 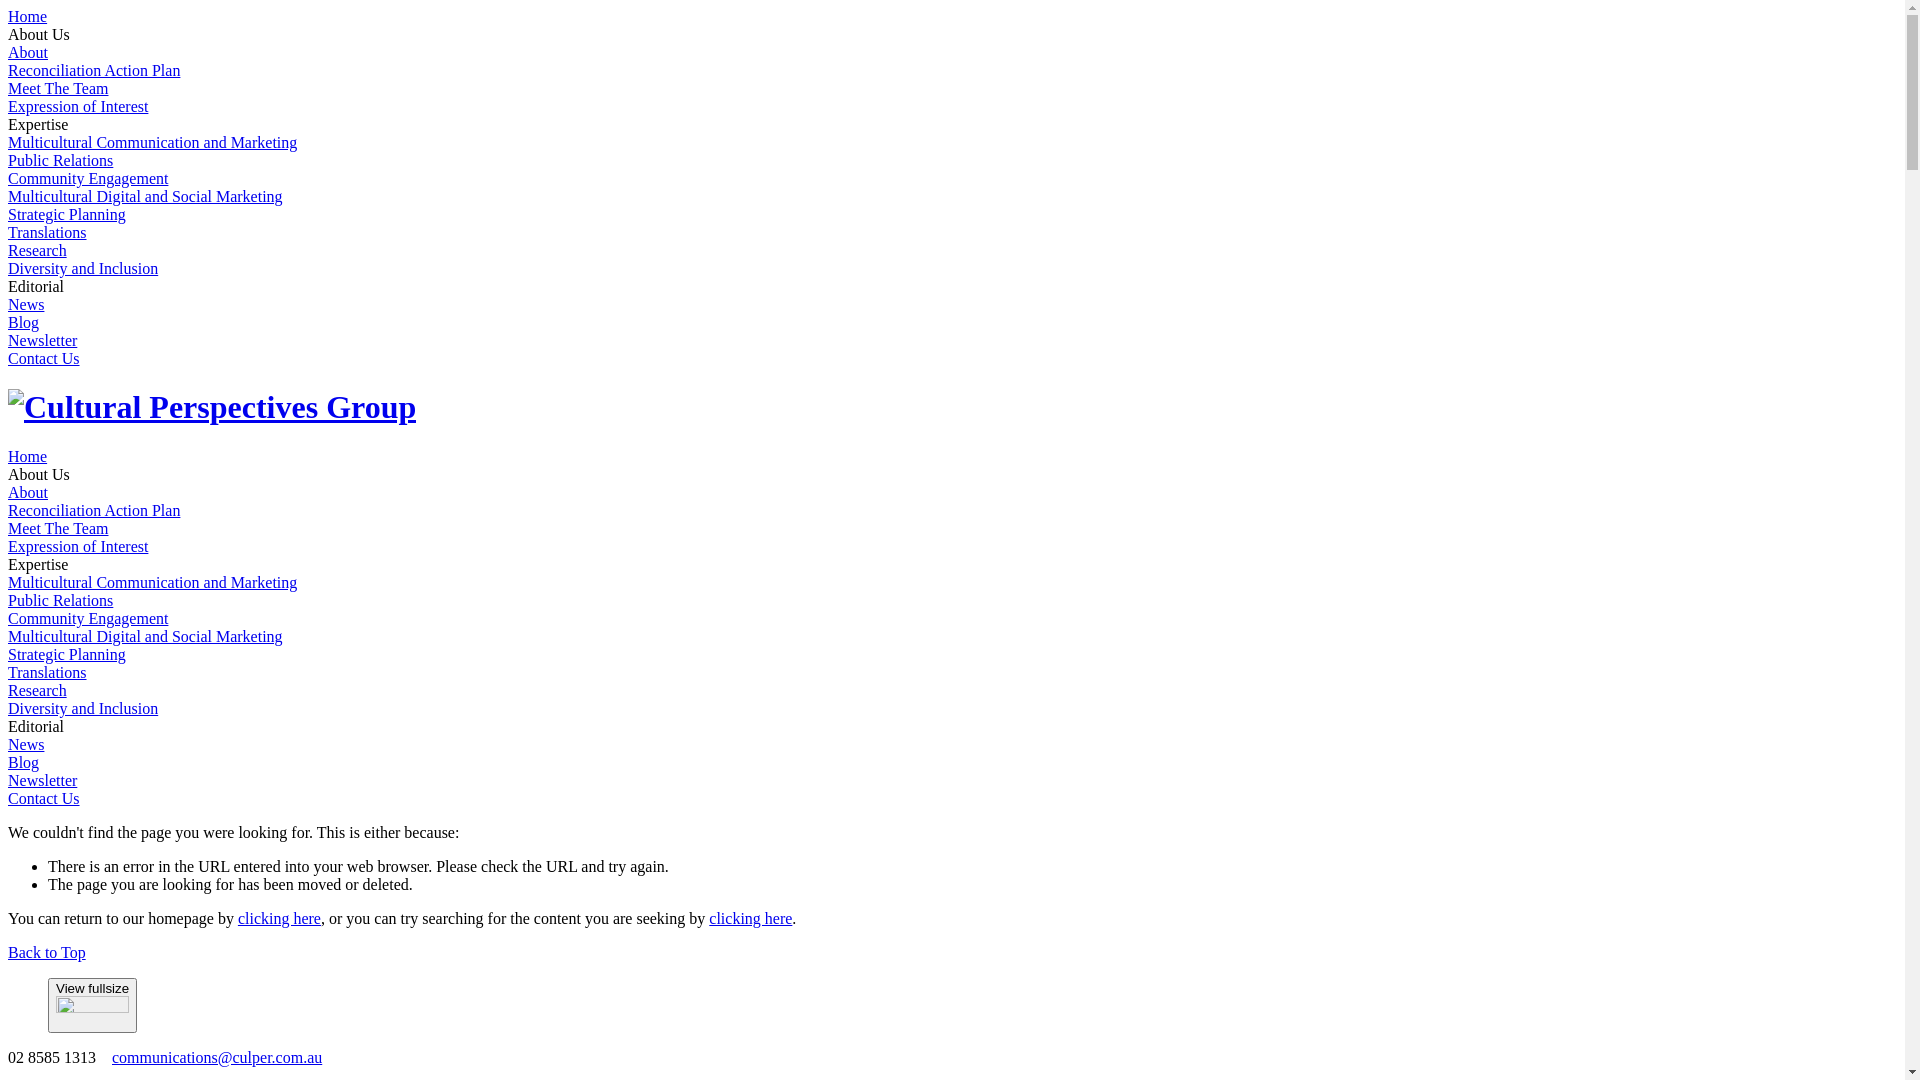 What do you see at coordinates (77, 546) in the screenshot?
I see `'Expression of Interest'` at bounding box center [77, 546].